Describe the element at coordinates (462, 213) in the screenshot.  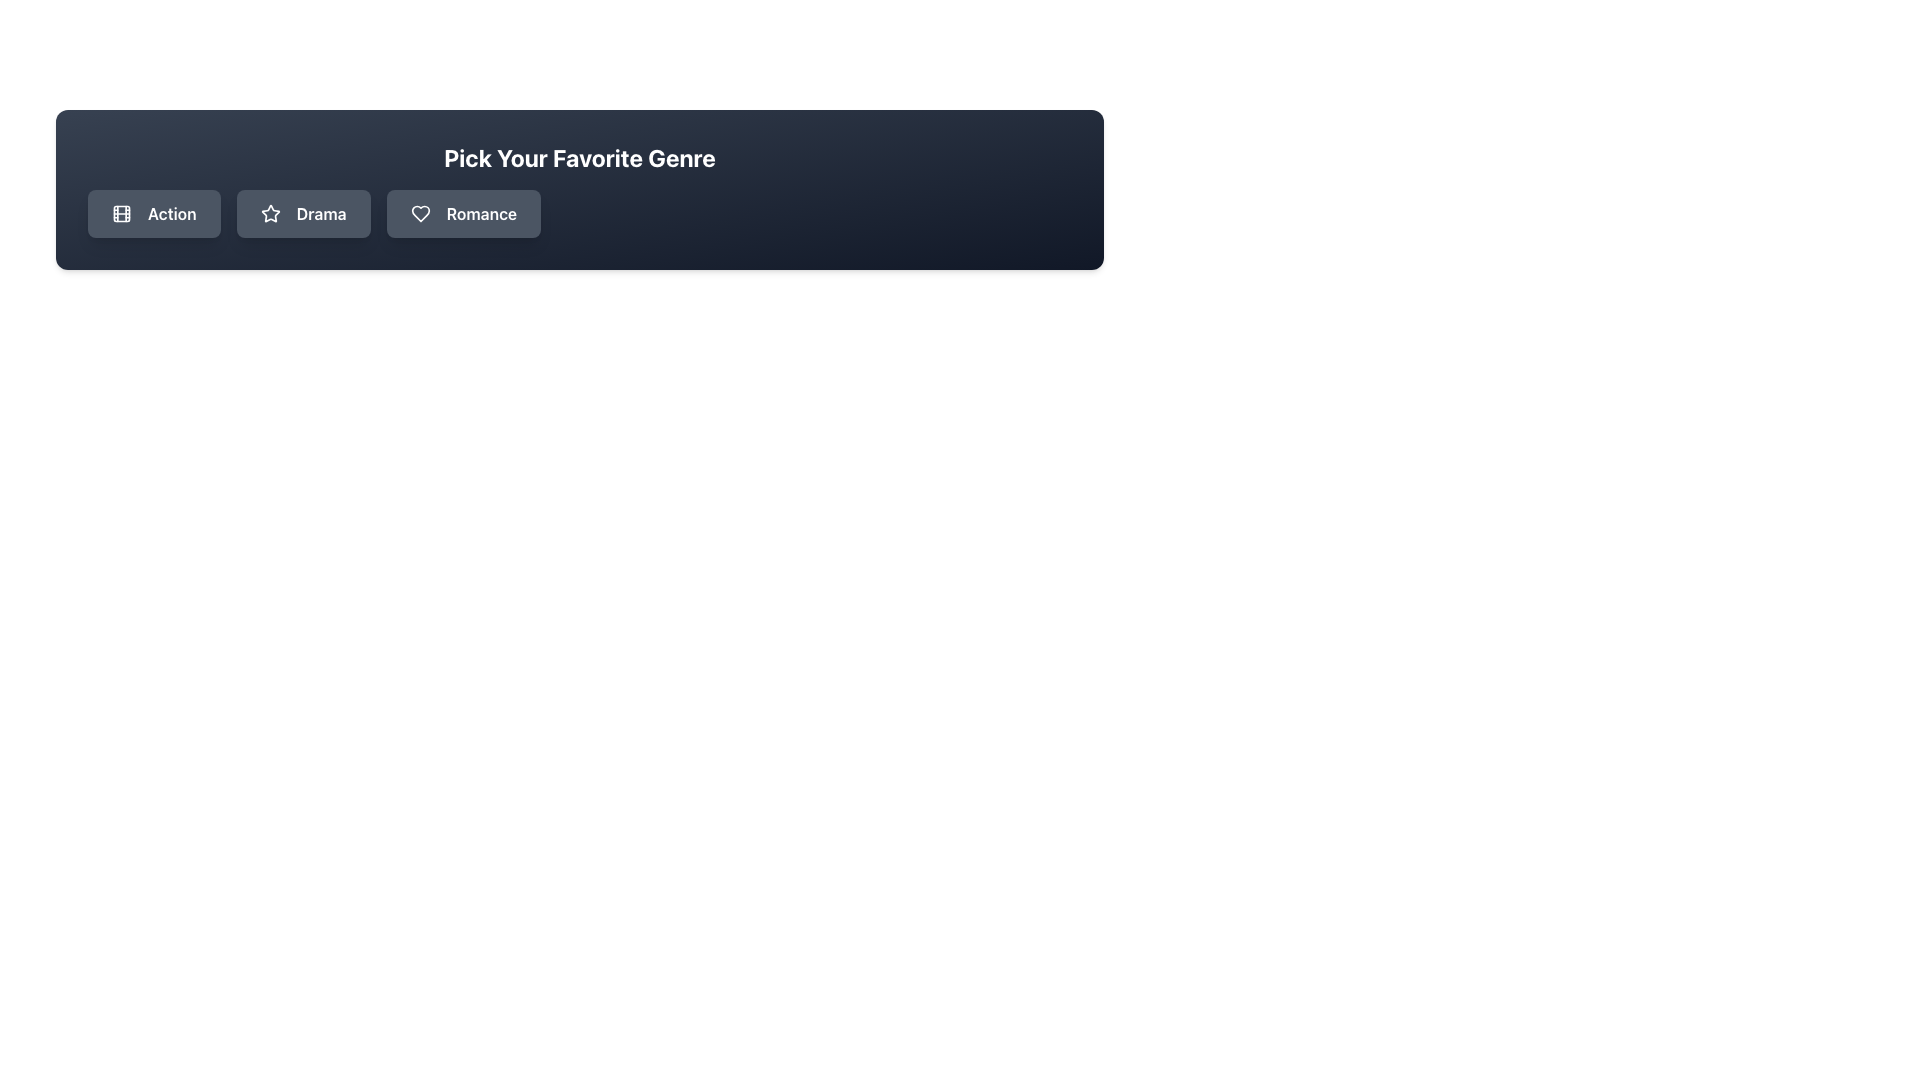
I see `the 'Romance' button, which is a rectangular button with a dark gray background, a white heart icon on the left, and the word 'Romance' in white text on the right, located in the 'Pick Your Favorite Genre' section` at that location.